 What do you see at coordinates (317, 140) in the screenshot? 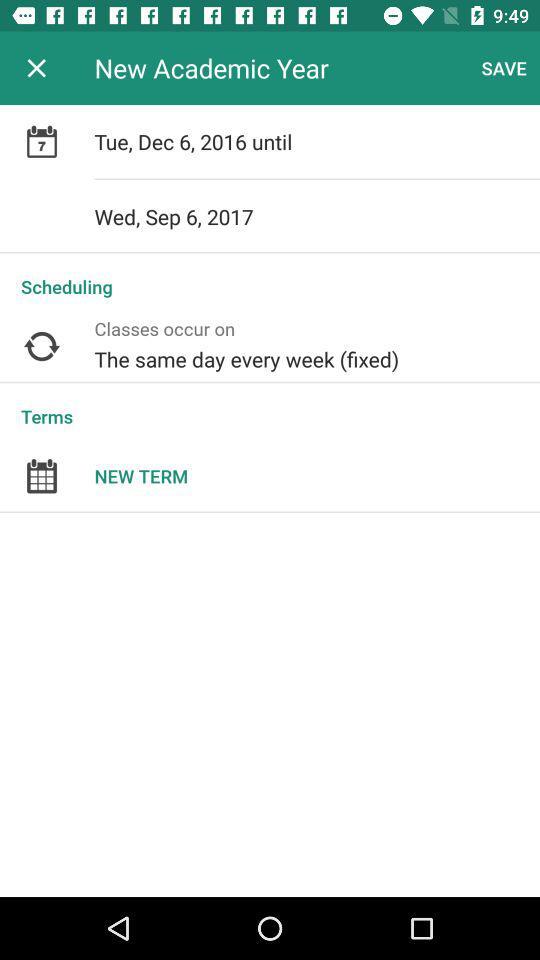
I see `the icon below save item` at bounding box center [317, 140].